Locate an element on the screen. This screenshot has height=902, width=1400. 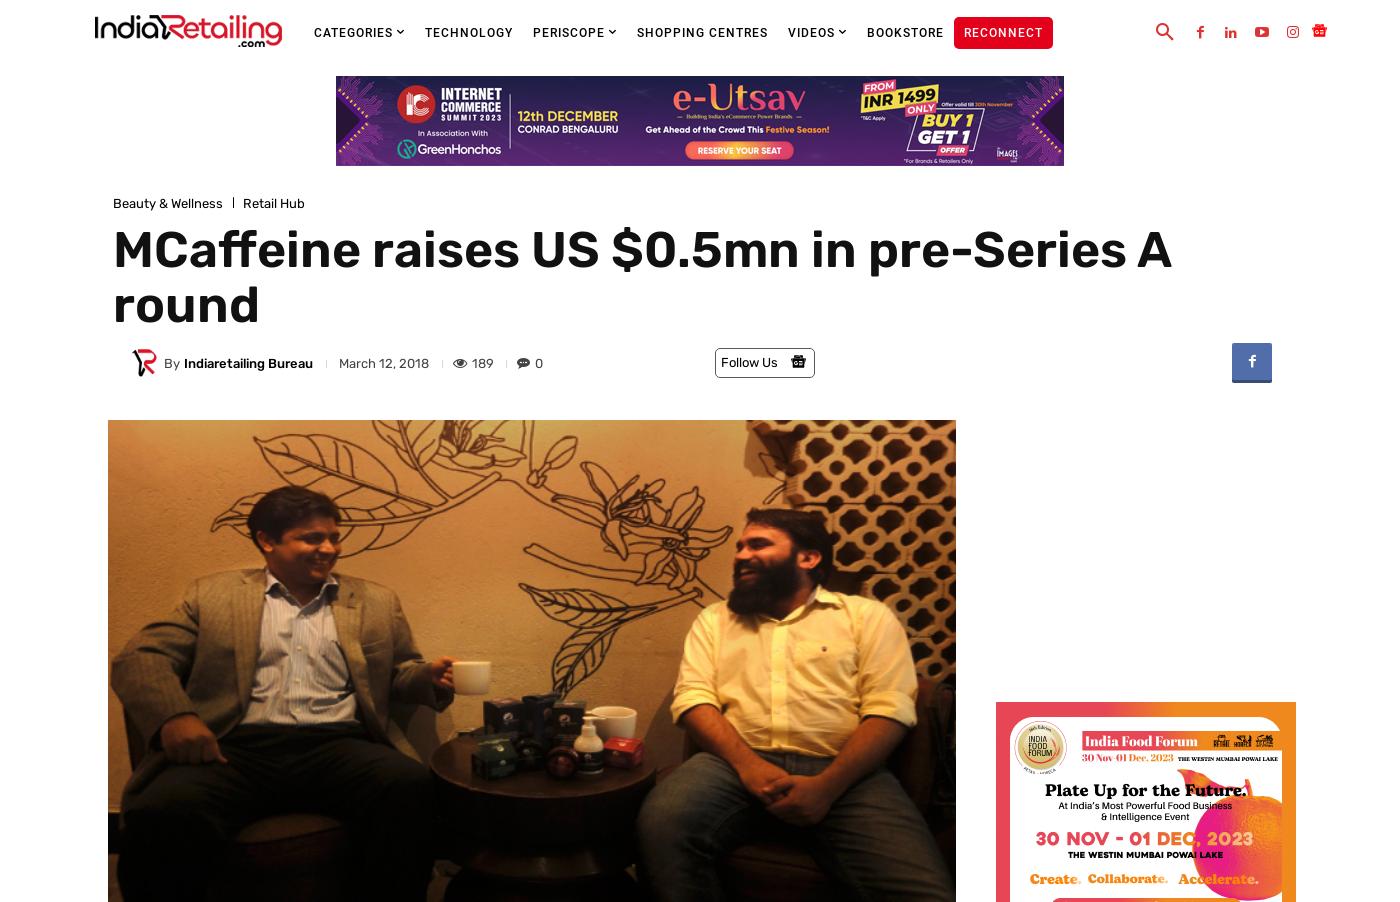
'Follow Us' is located at coordinates (749, 361).